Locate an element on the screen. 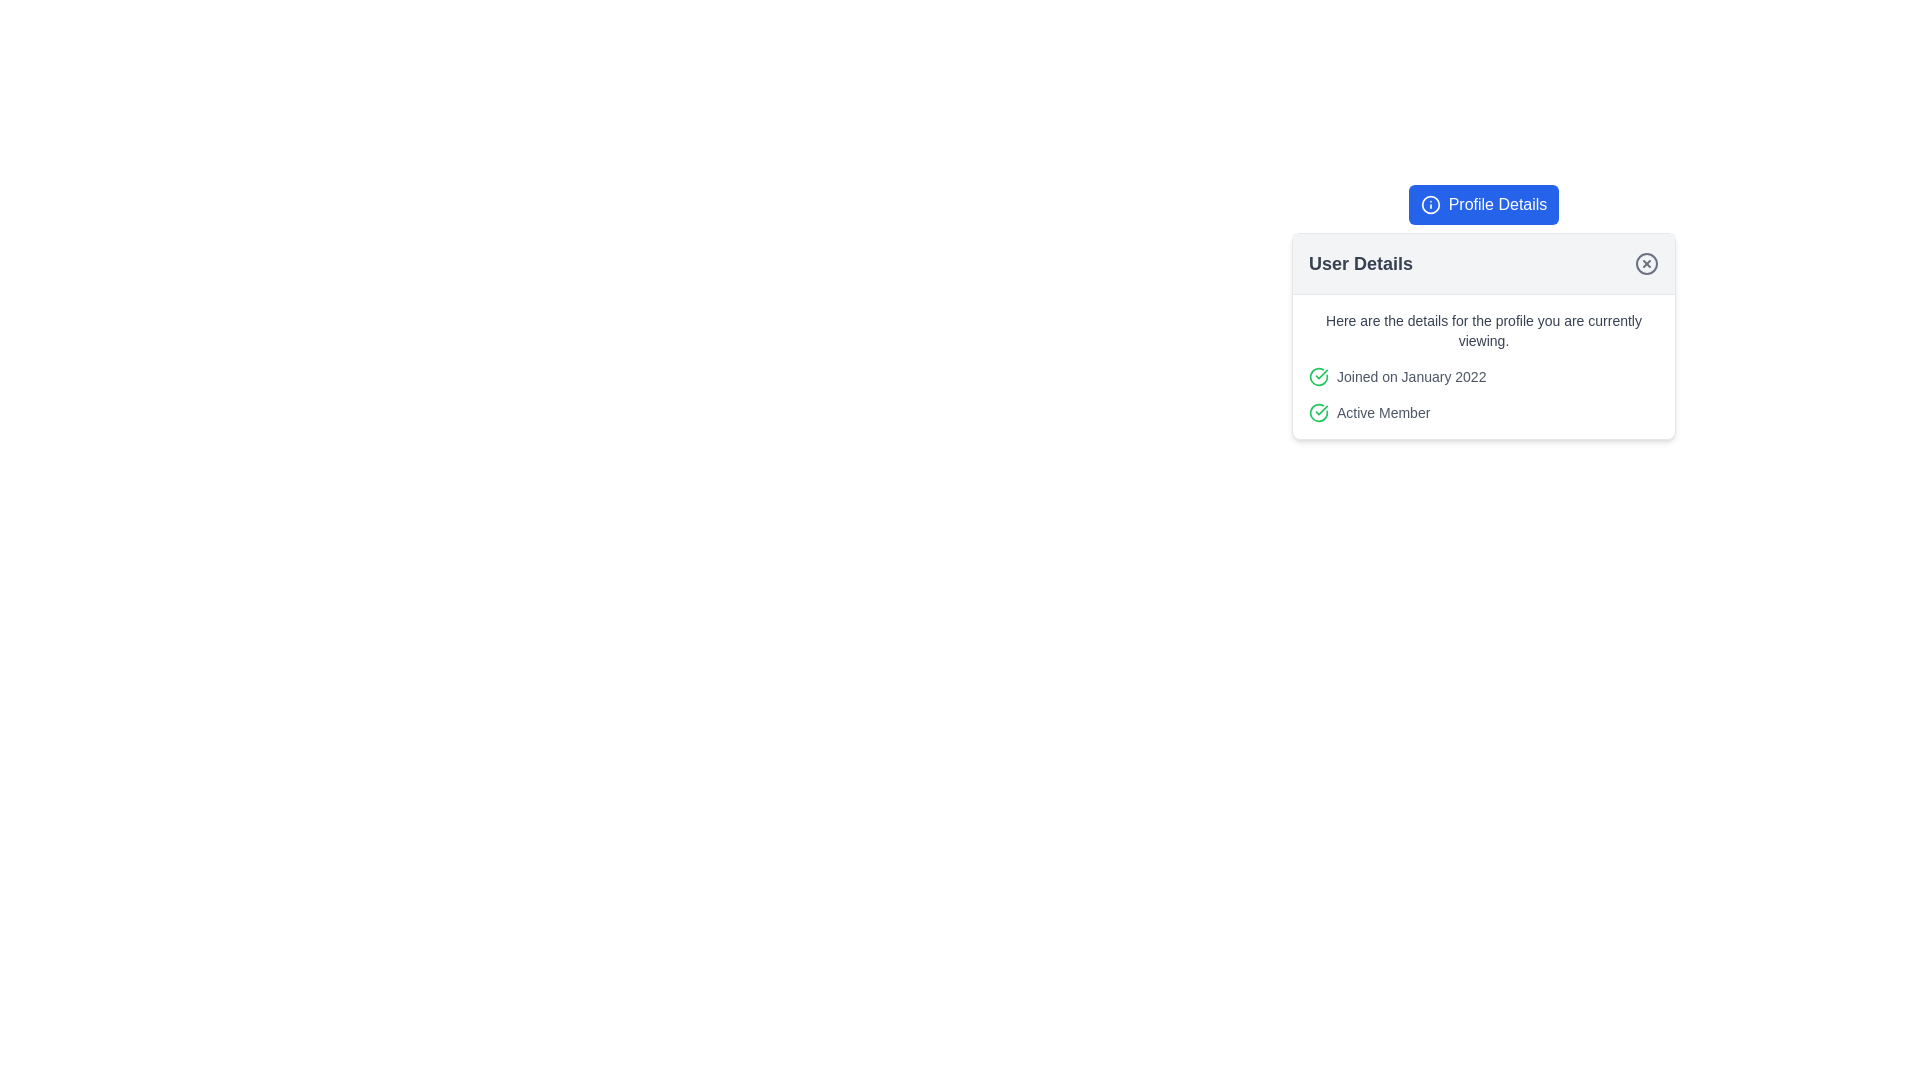 Image resolution: width=1920 pixels, height=1080 pixels. the text label that provides context for the user details section, located under the title 'User Details' is located at coordinates (1483, 330).